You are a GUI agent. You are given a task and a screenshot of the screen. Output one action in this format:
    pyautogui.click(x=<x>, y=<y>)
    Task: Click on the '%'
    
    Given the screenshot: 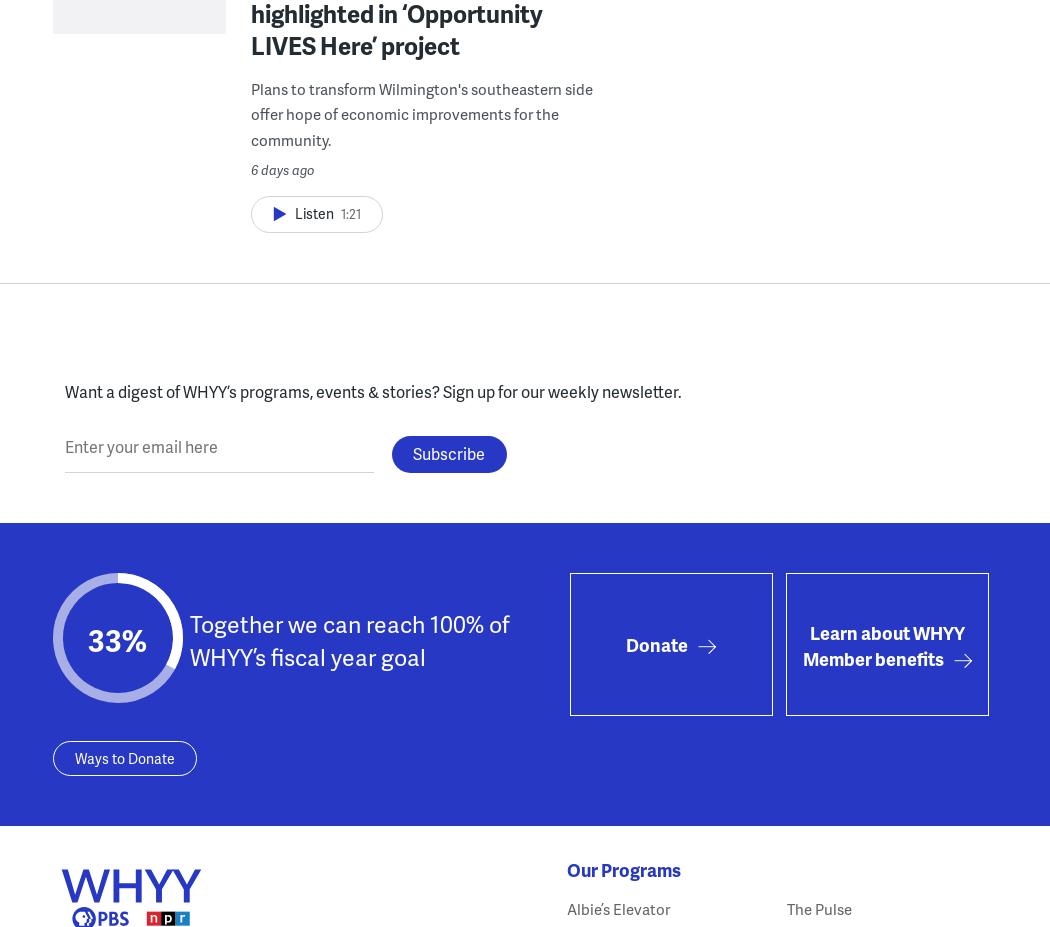 What is the action you would take?
    pyautogui.click(x=133, y=639)
    